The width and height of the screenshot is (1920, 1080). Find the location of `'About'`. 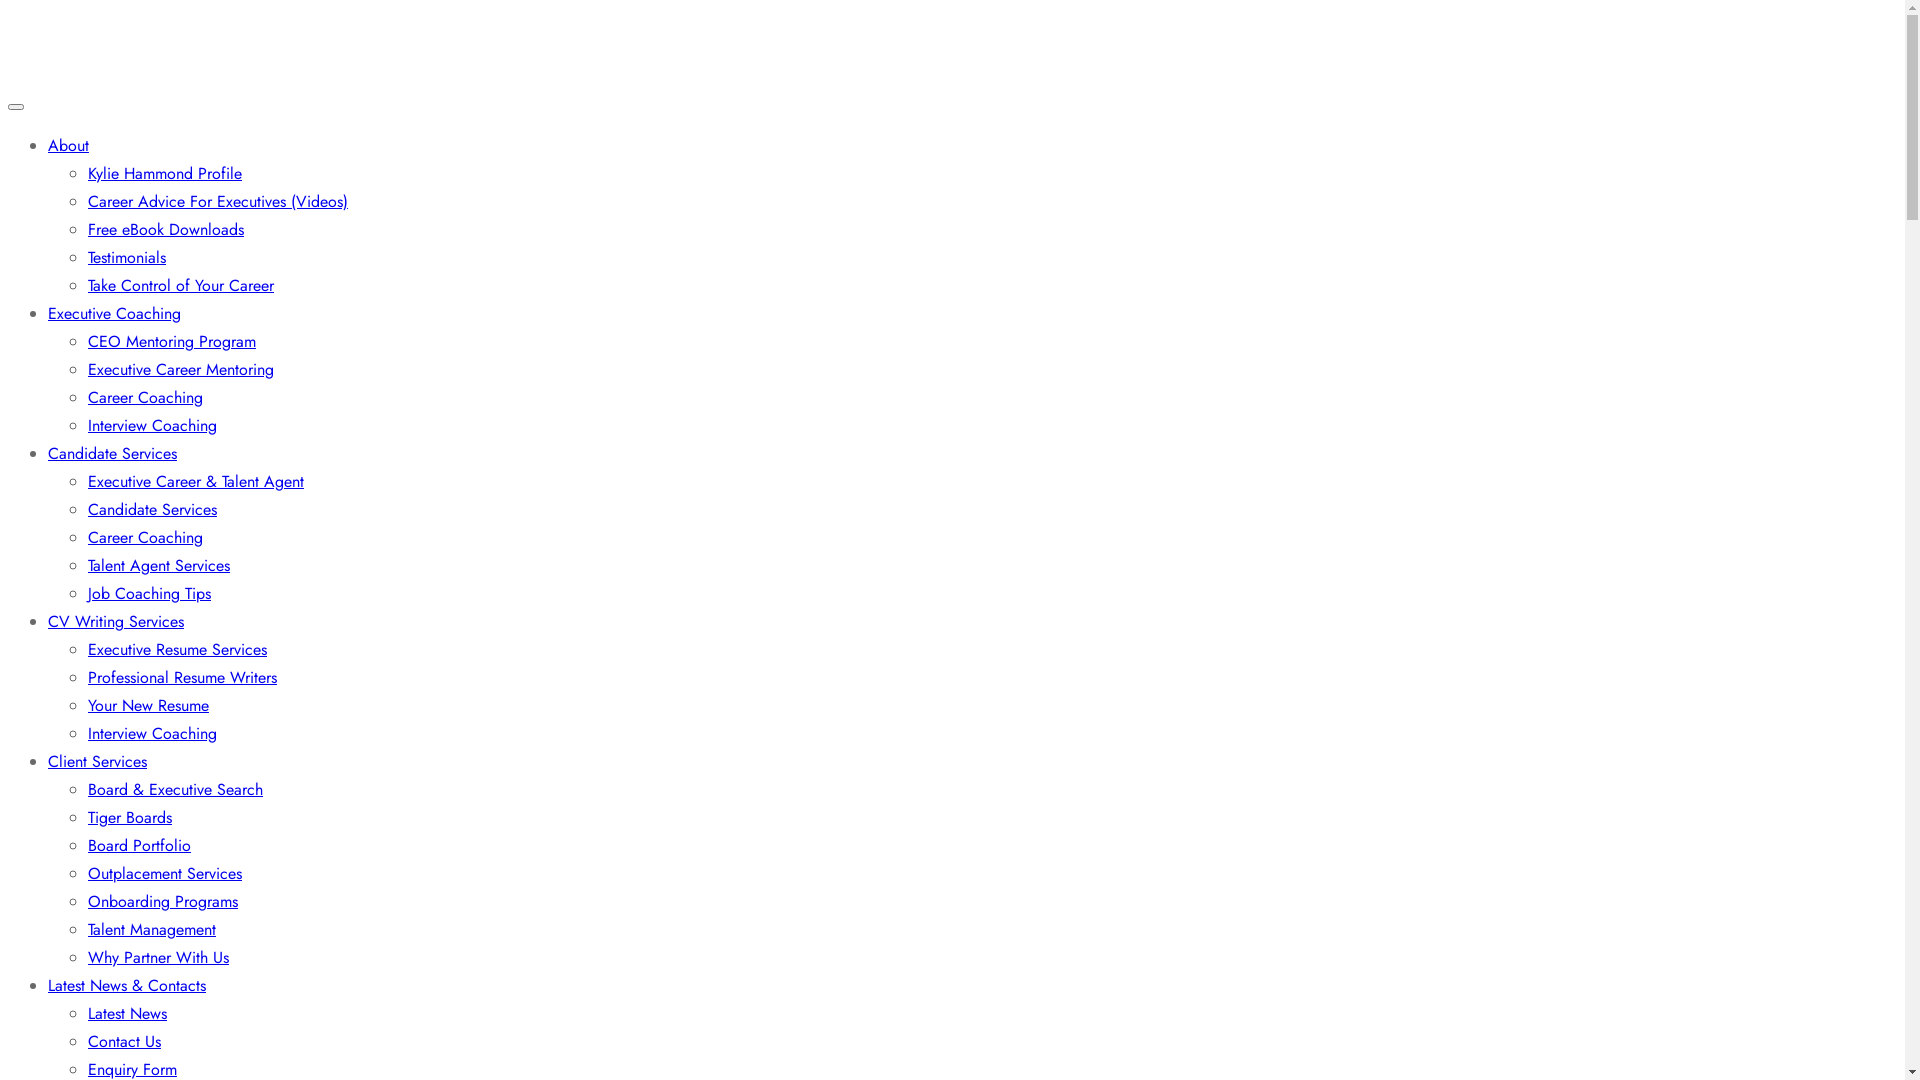

'About' is located at coordinates (48, 144).